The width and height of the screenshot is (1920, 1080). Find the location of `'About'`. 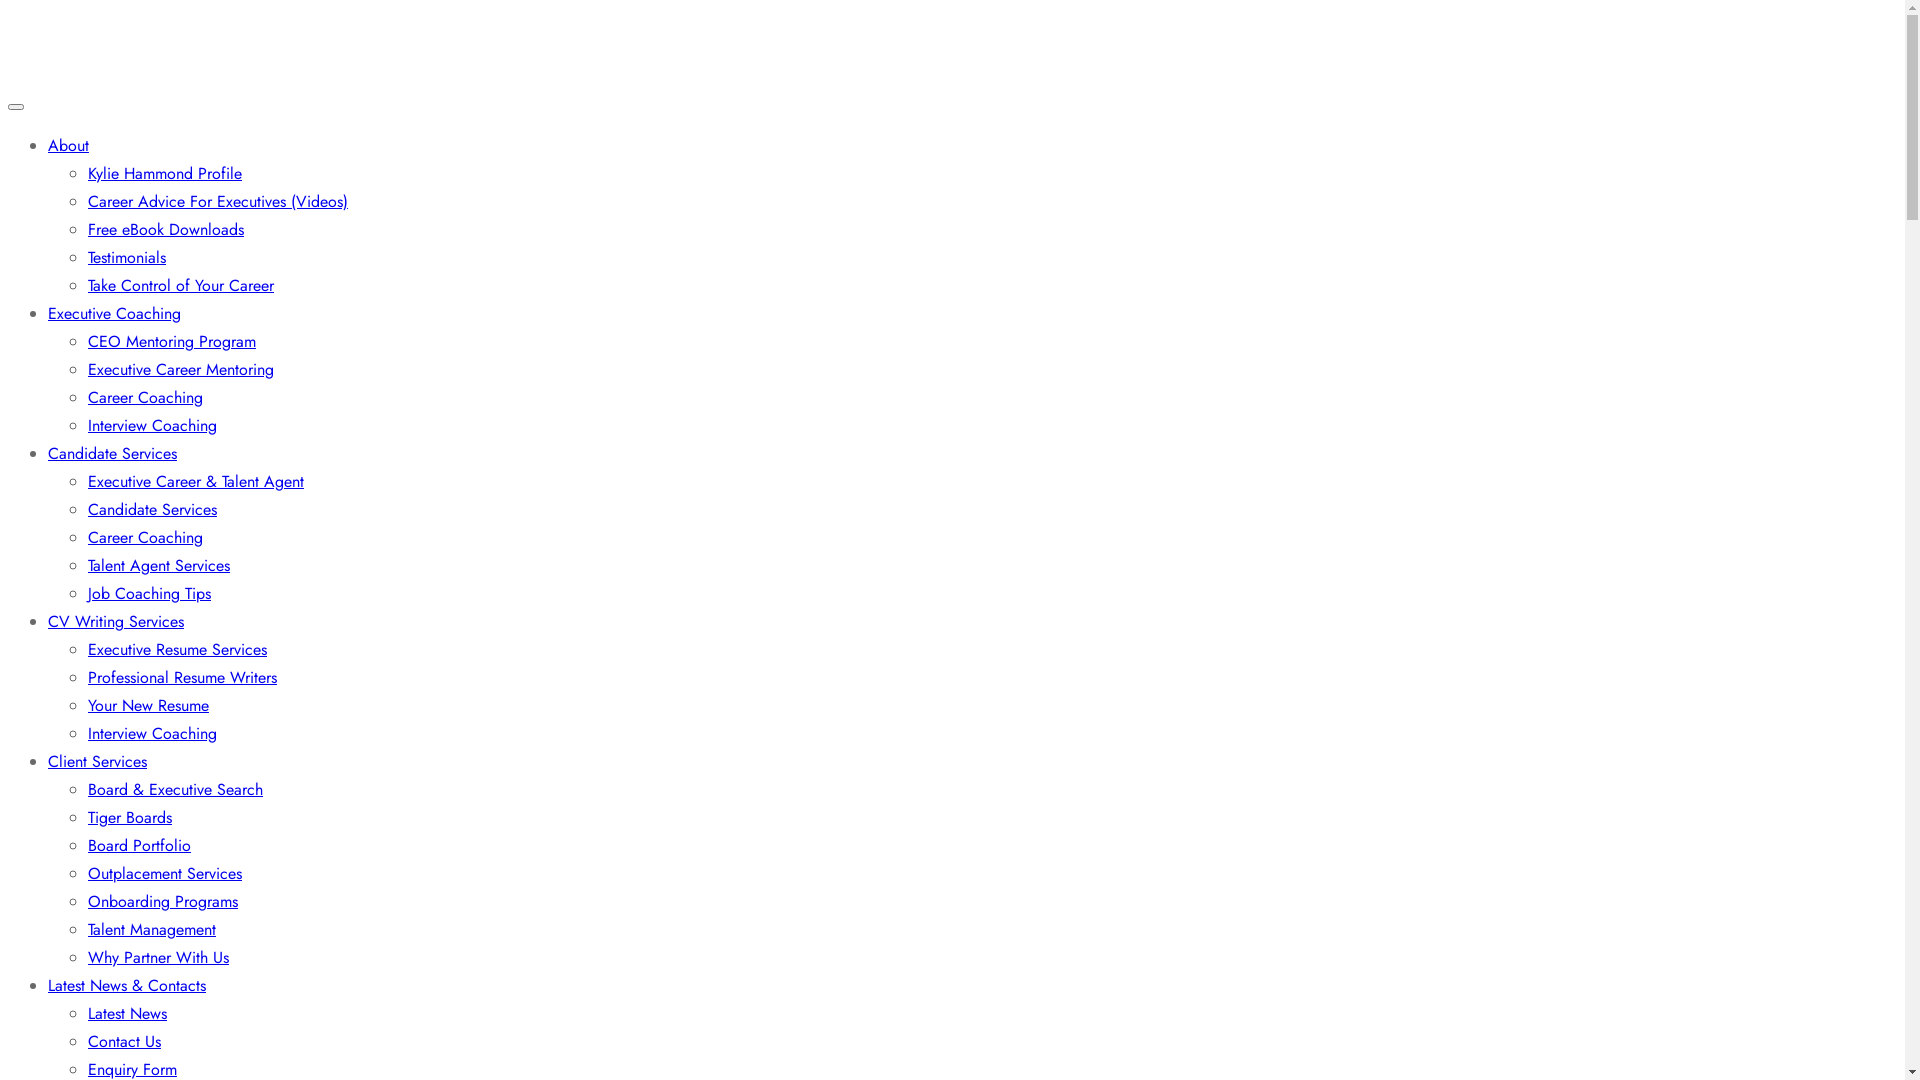

'About' is located at coordinates (48, 144).